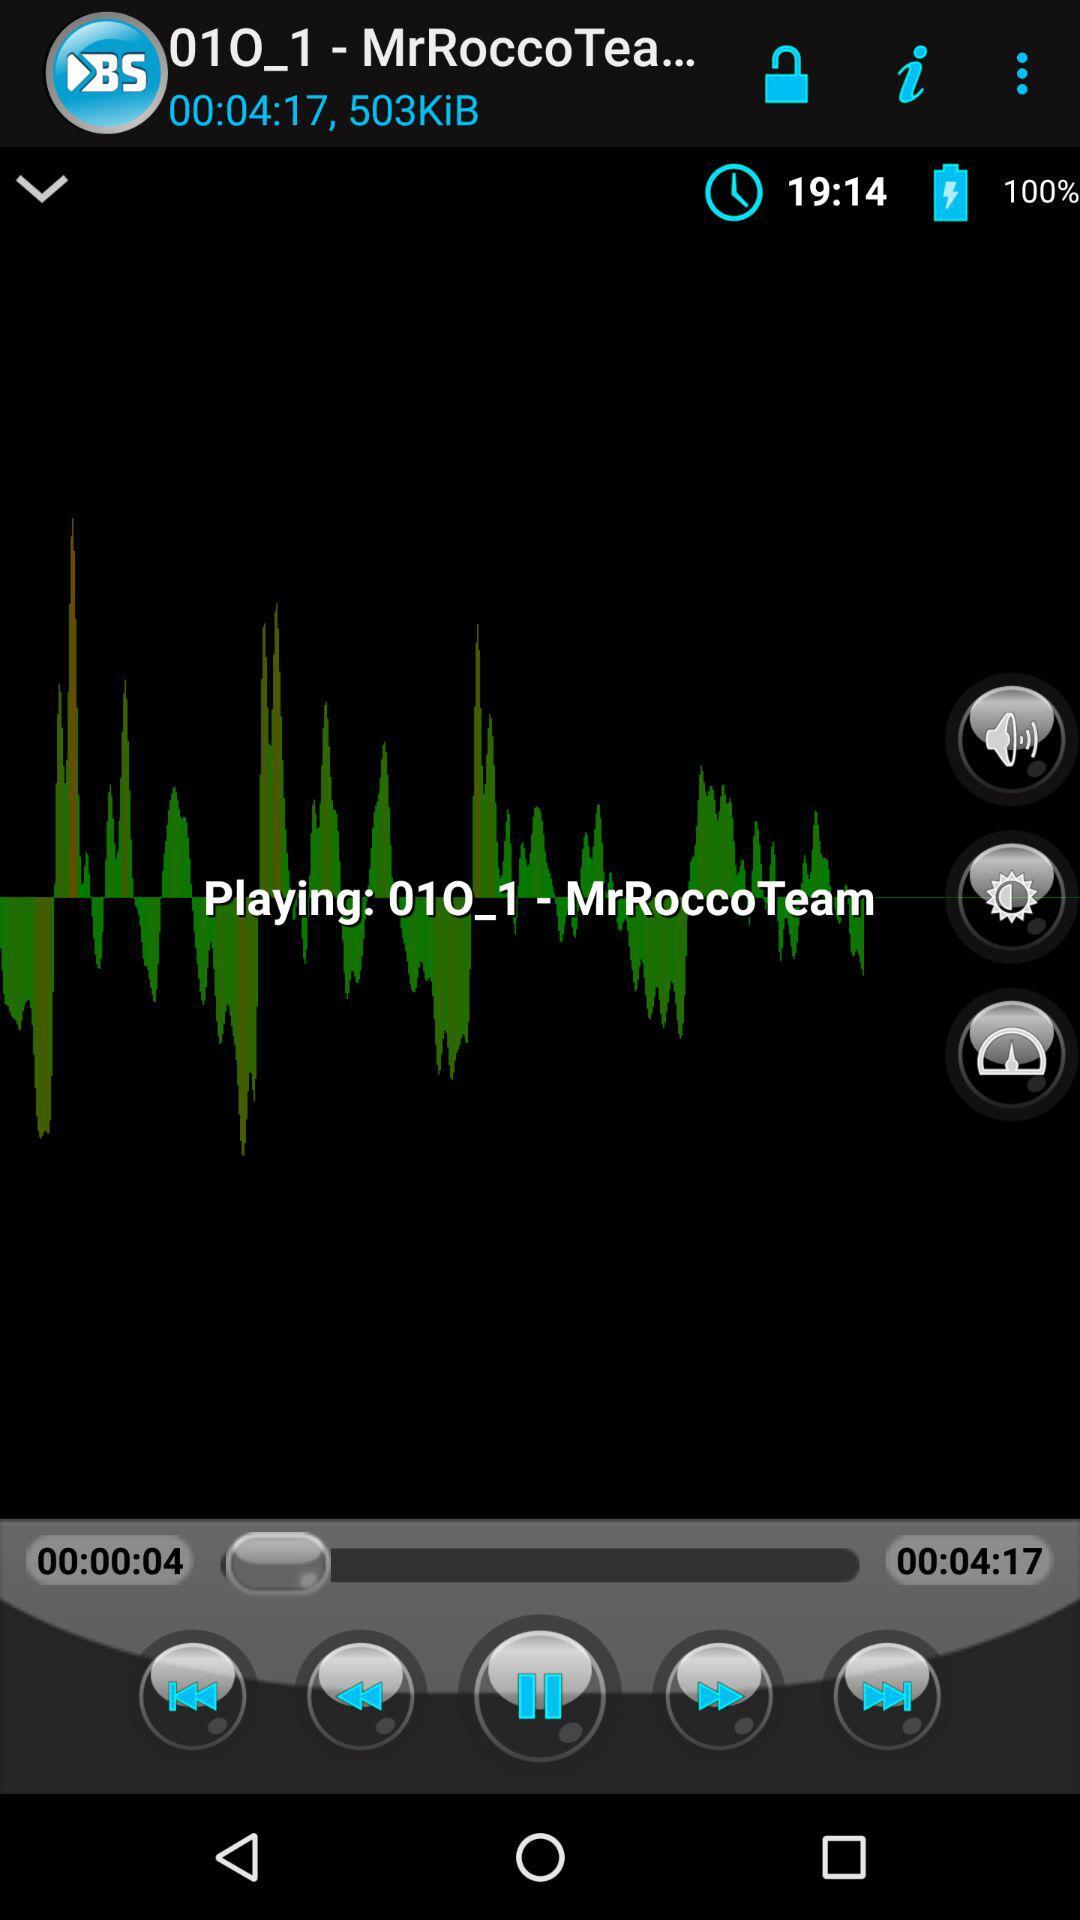 The height and width of the screenshot is (1920, 1080). What do you see at coordinates (360, 1695) in the screenshot?
I see `back option` at bounding box center [360, 1695].